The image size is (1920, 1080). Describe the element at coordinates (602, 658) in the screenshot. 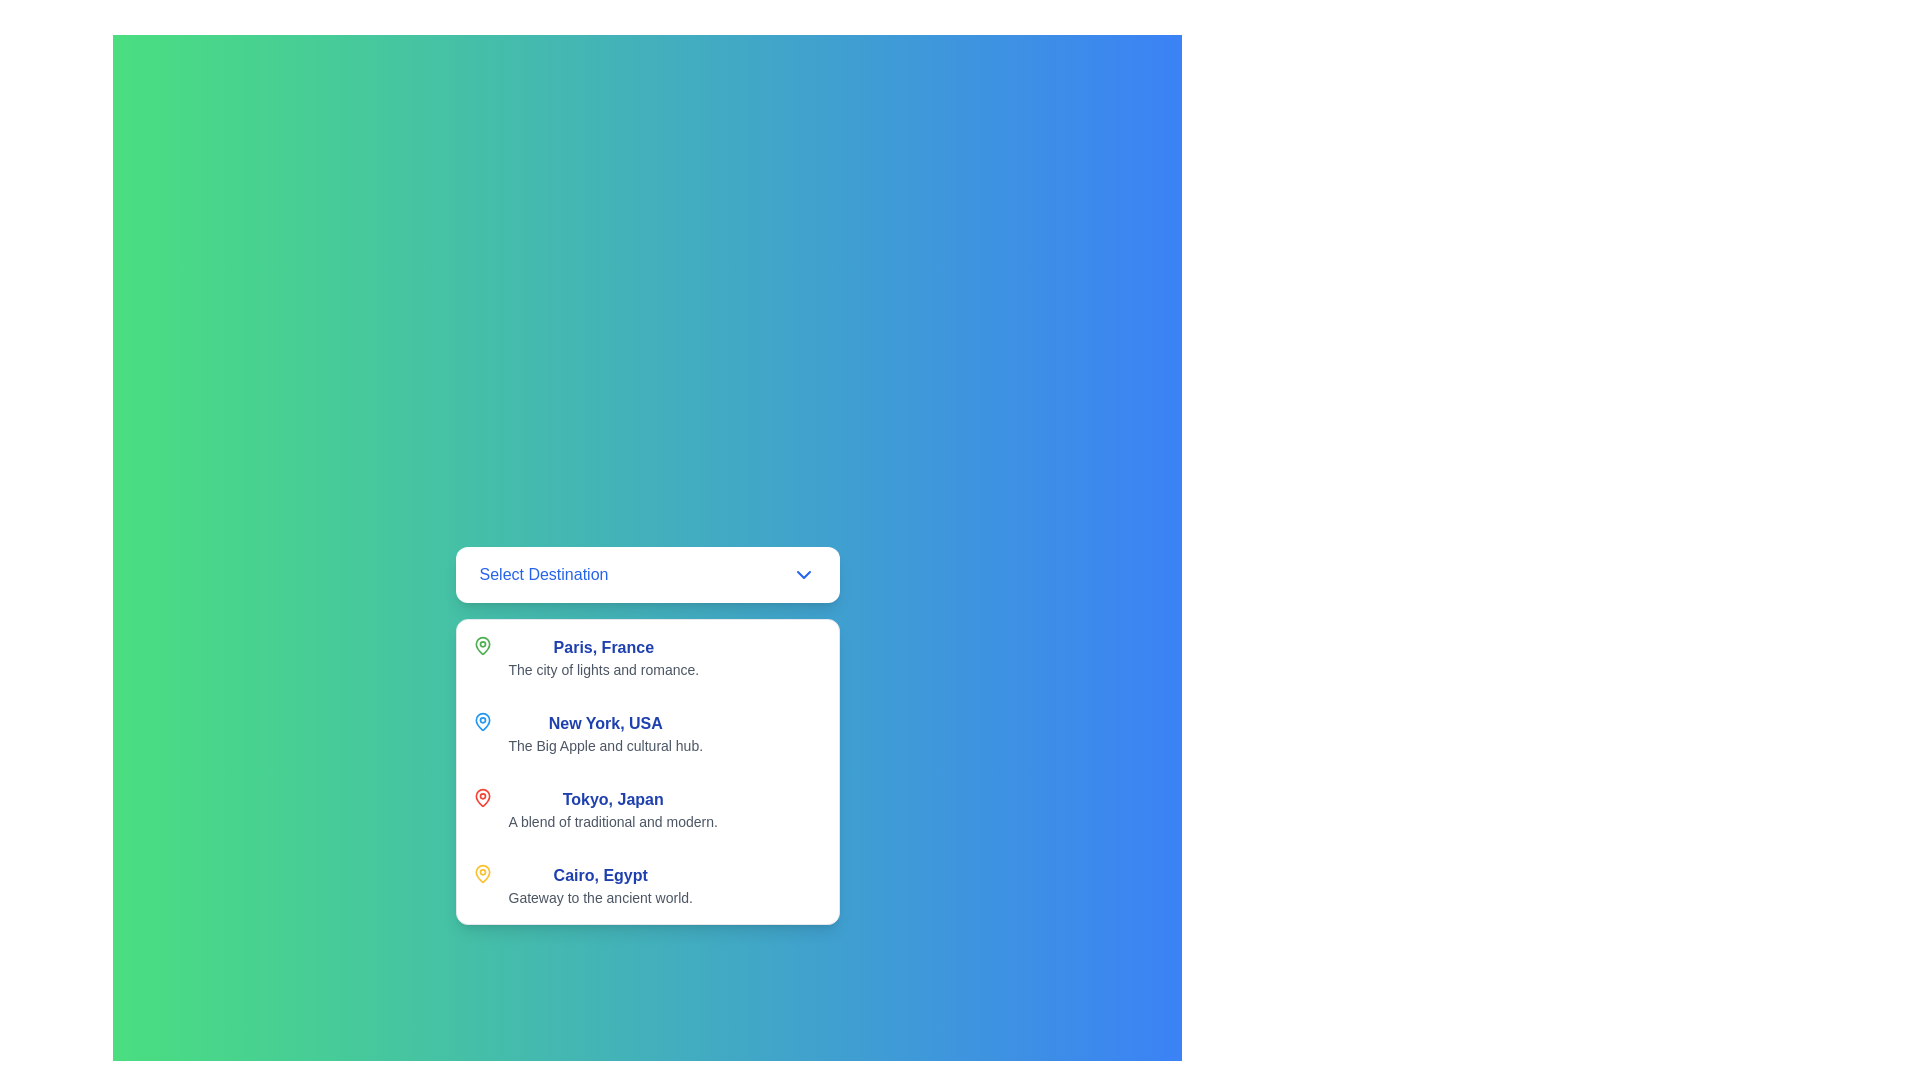

I see `the selectable destination labeled 'Paris, France'` at that location.